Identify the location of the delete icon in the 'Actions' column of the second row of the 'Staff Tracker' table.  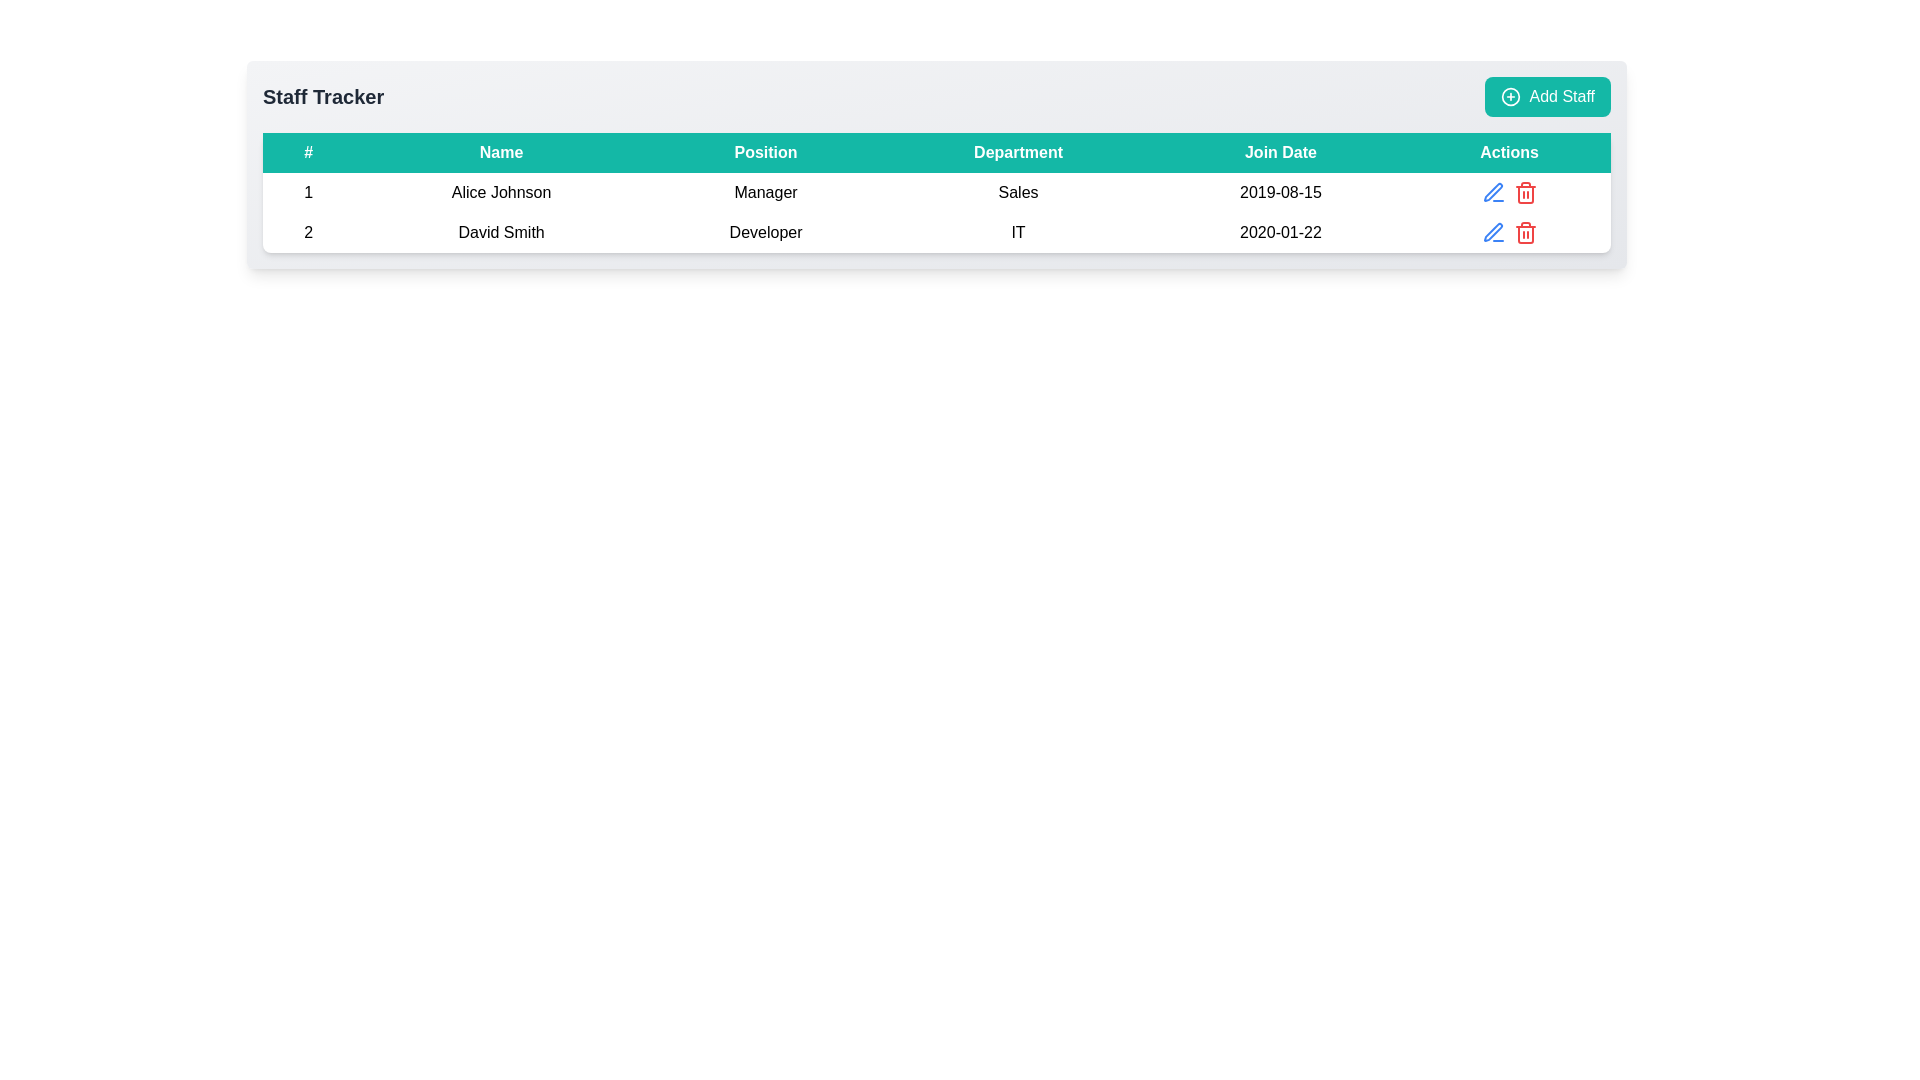
(1524, 231).